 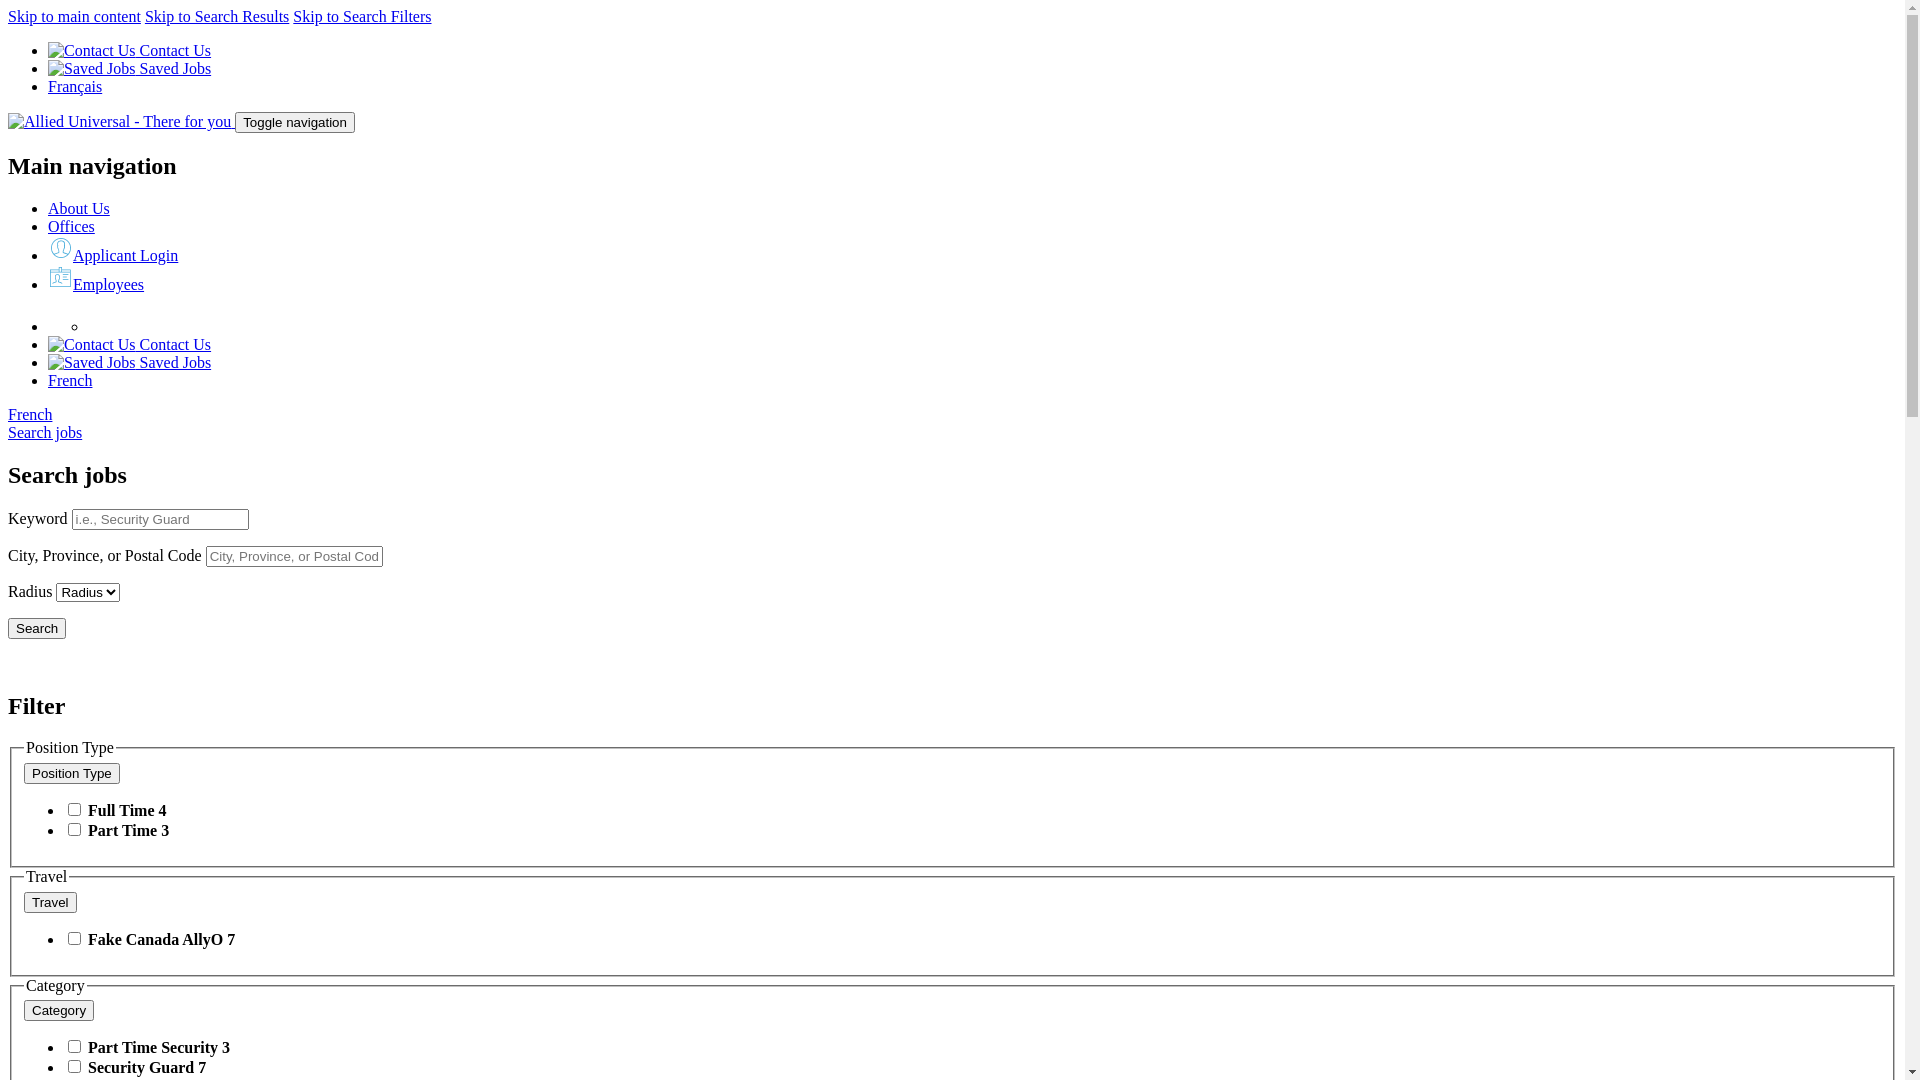 I want to click on 'Skip to Search Results', so click(x=216, y=16).